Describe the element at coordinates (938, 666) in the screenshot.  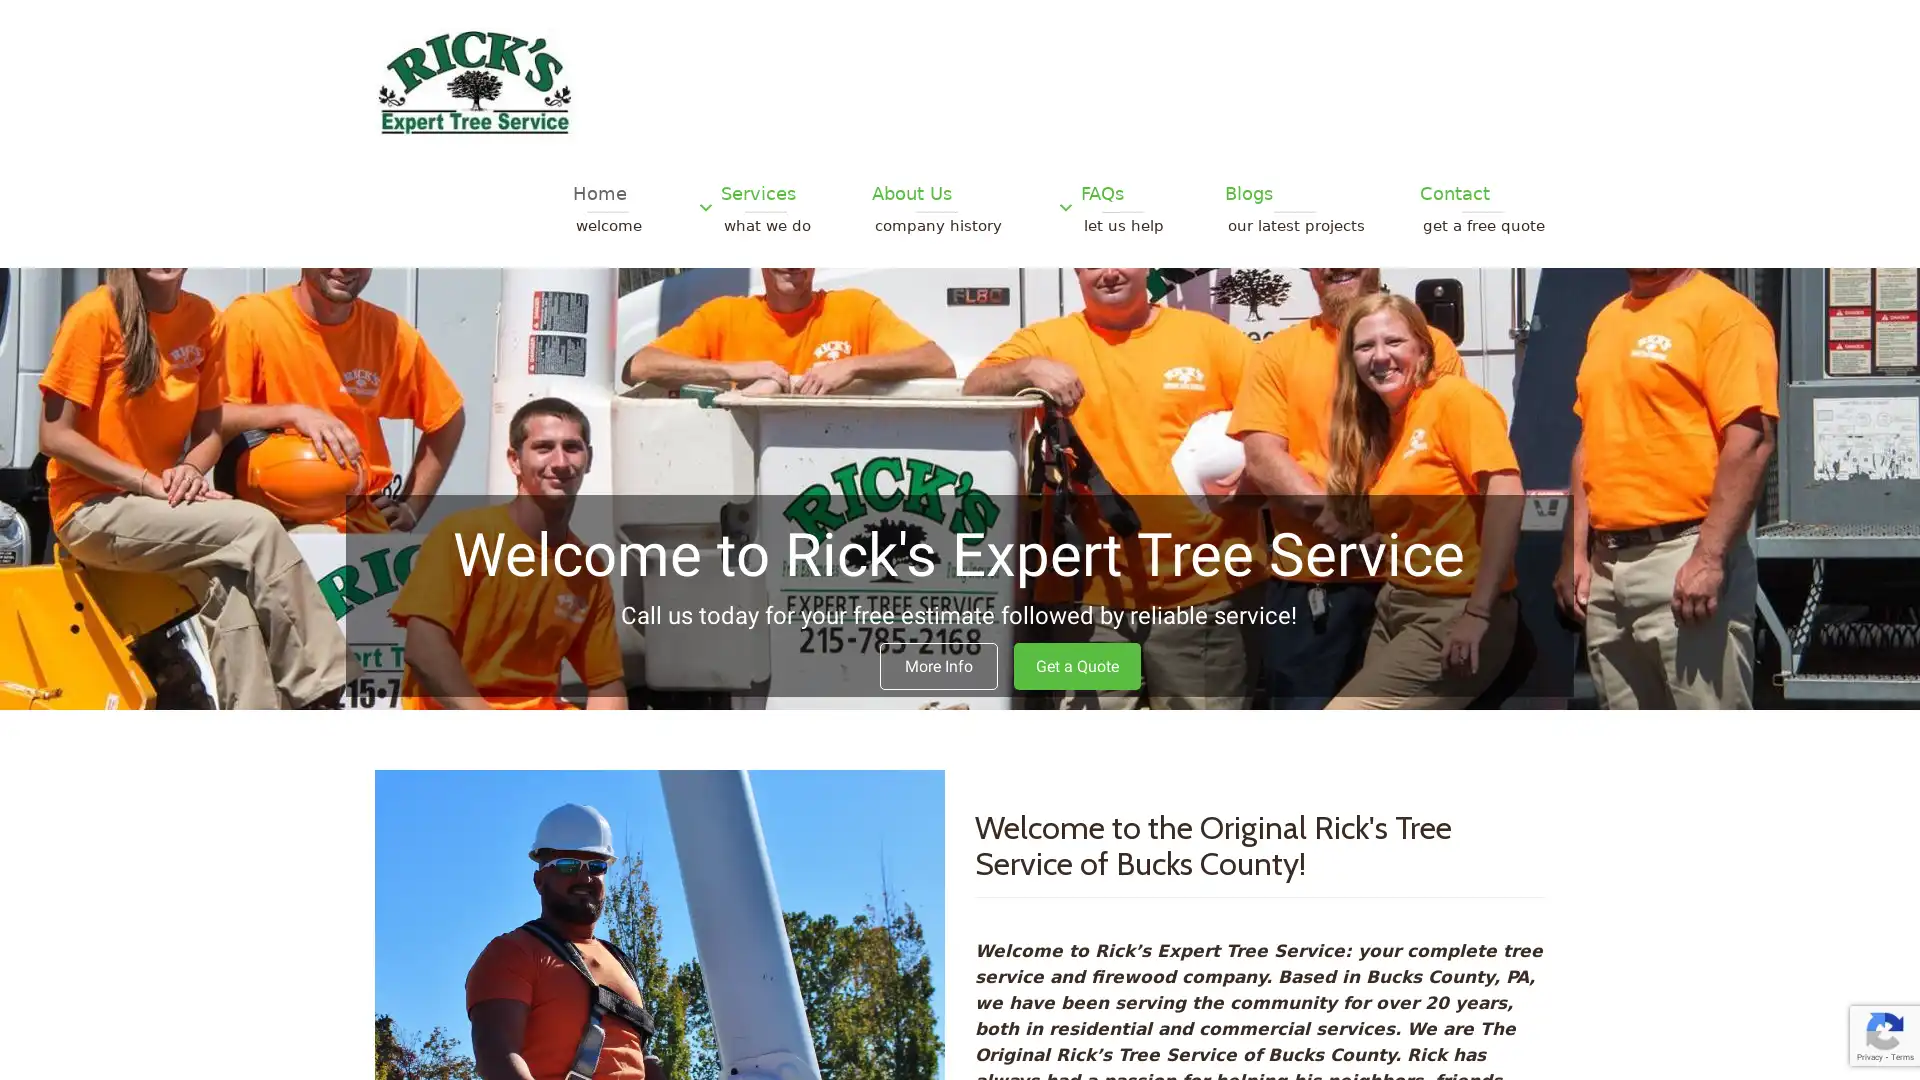
I see `More Info` at that location.